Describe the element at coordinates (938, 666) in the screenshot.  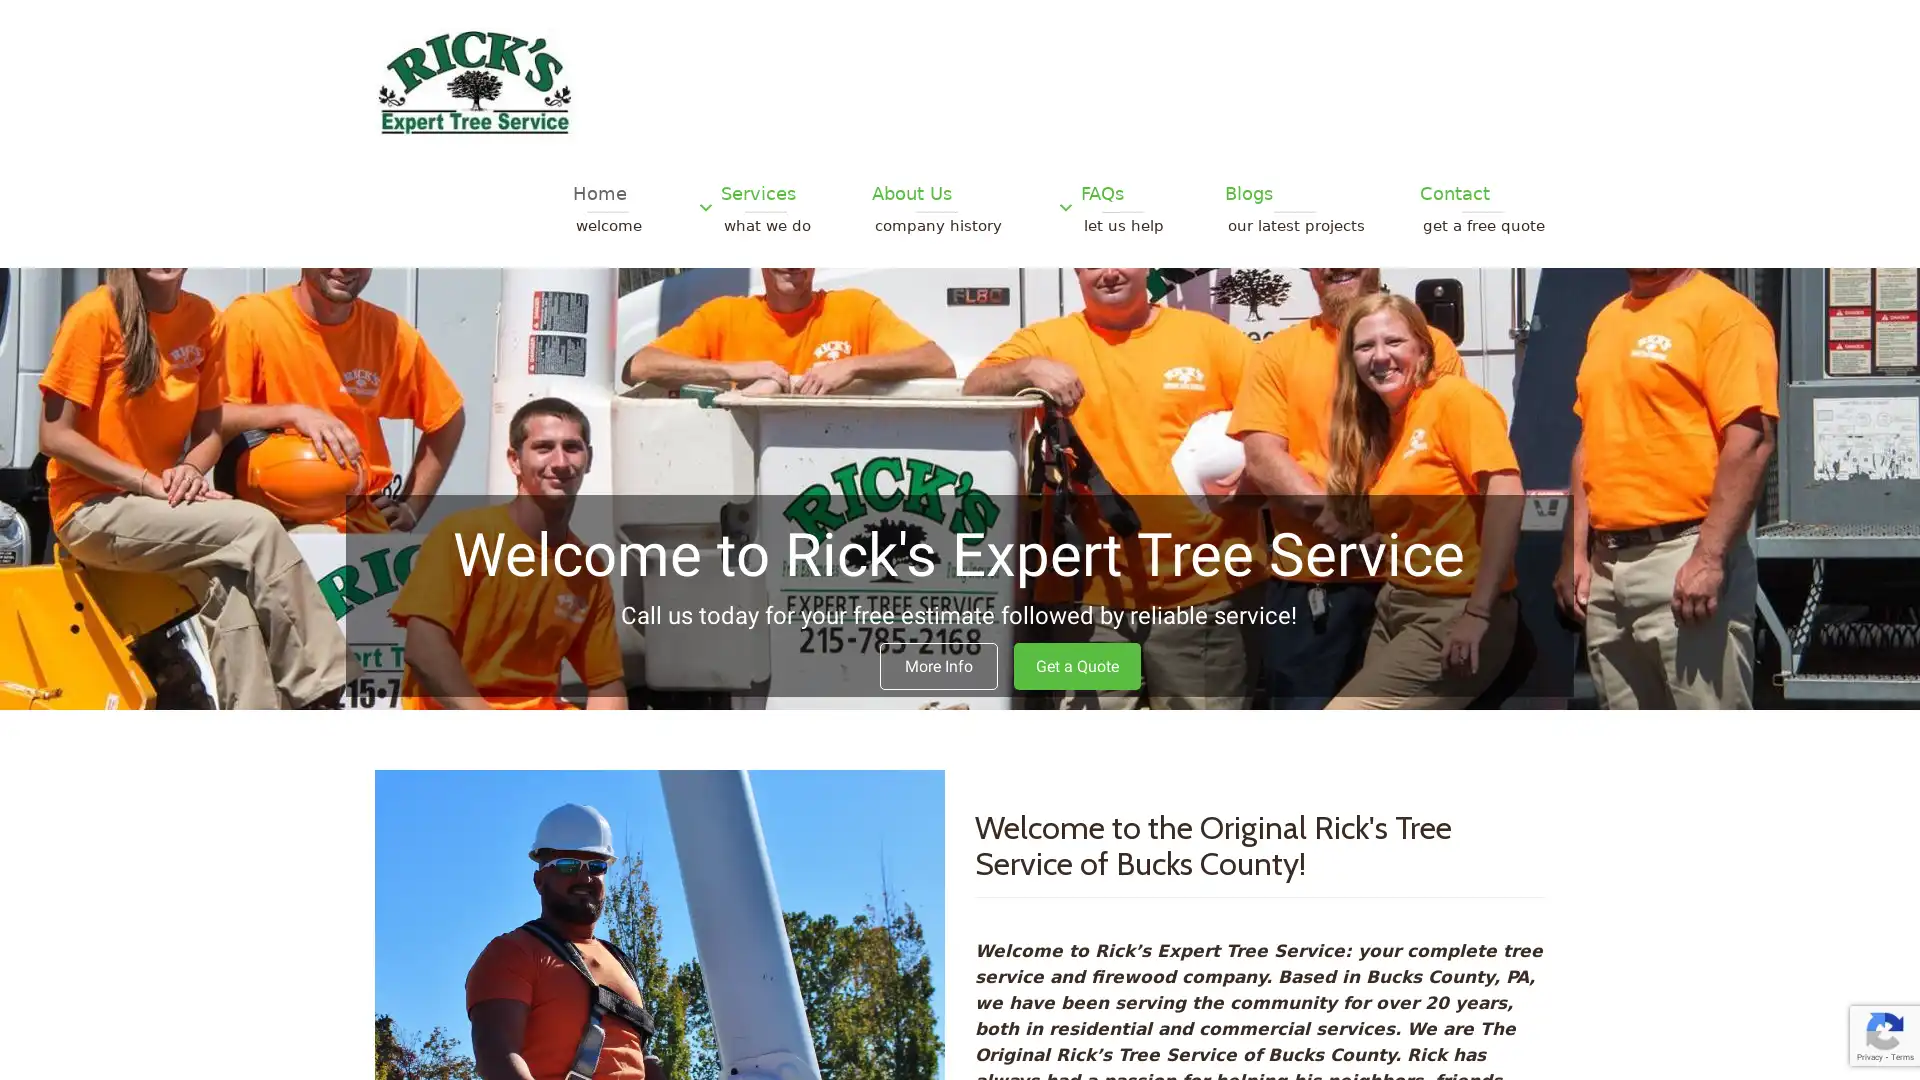
I see `More Info` at that location.